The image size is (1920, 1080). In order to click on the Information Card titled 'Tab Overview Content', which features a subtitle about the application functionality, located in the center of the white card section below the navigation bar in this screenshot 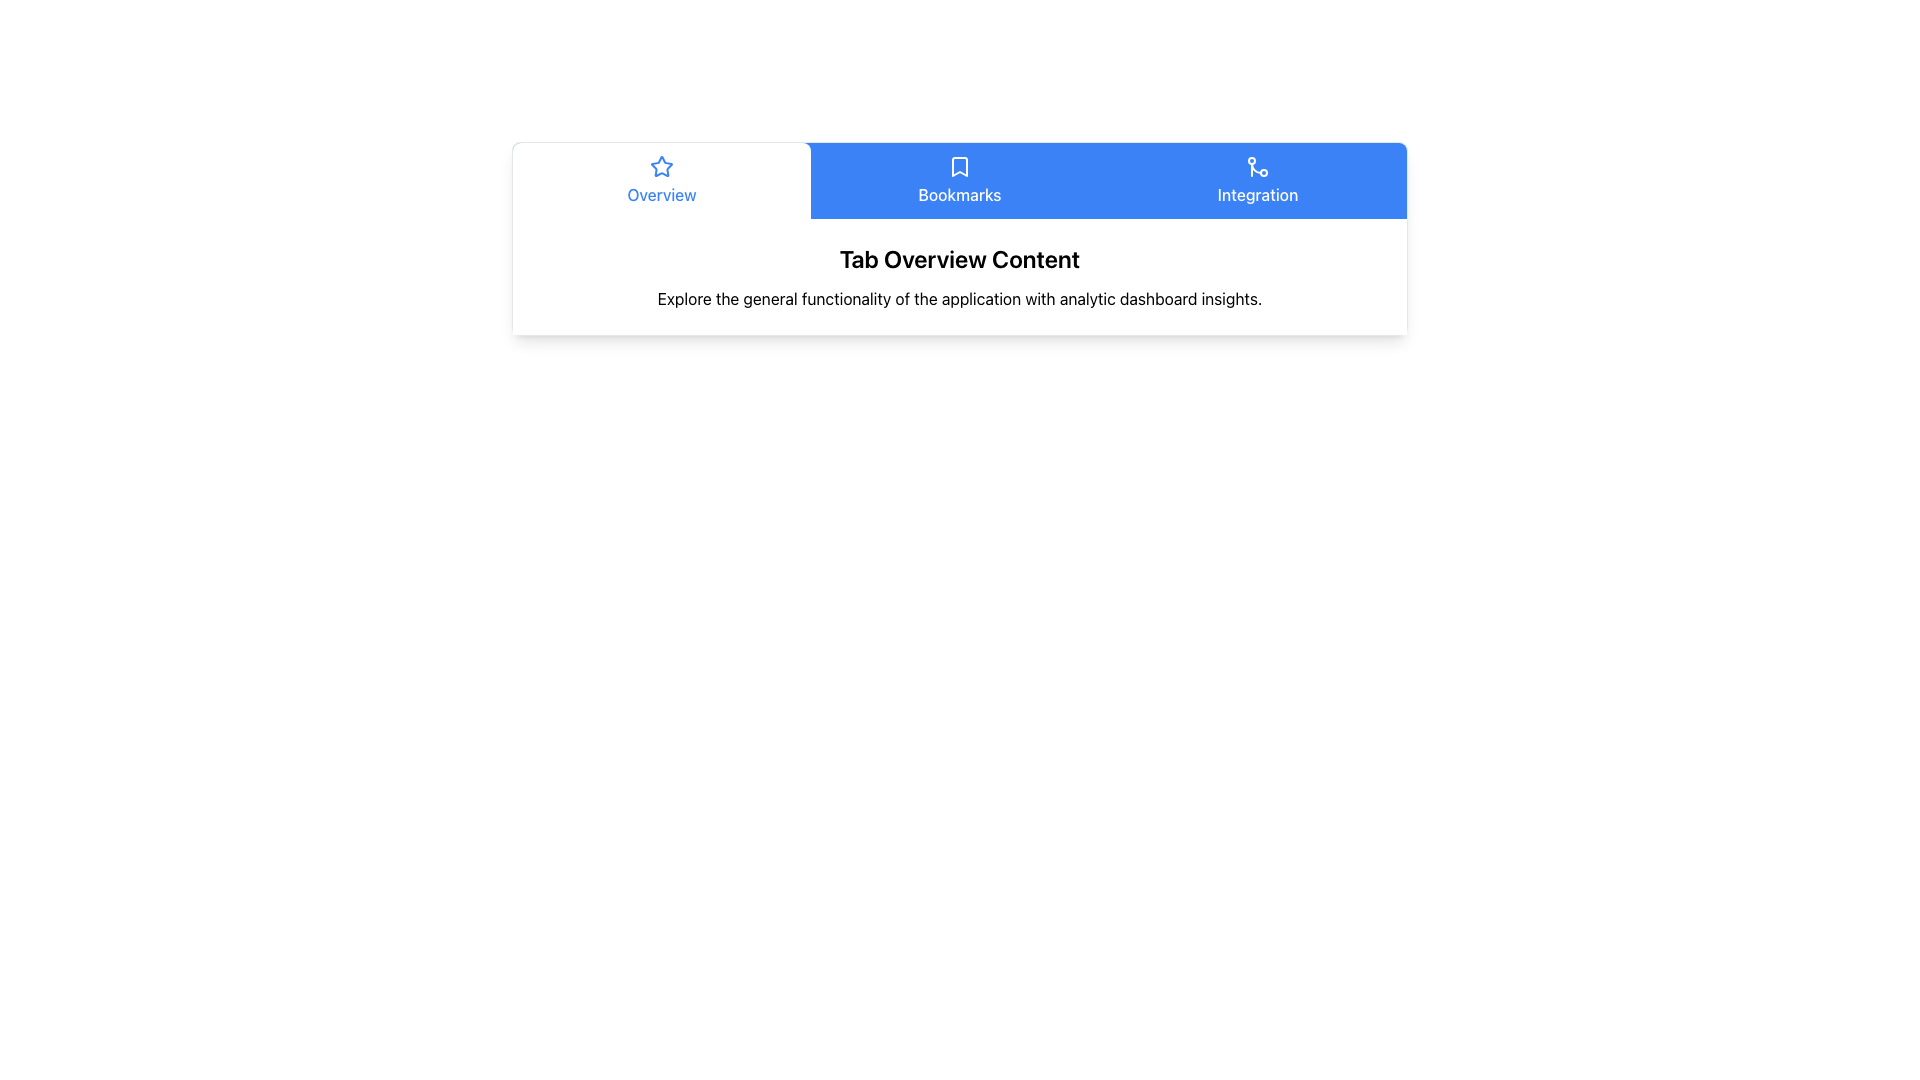, I will do `click(960, 277)`.